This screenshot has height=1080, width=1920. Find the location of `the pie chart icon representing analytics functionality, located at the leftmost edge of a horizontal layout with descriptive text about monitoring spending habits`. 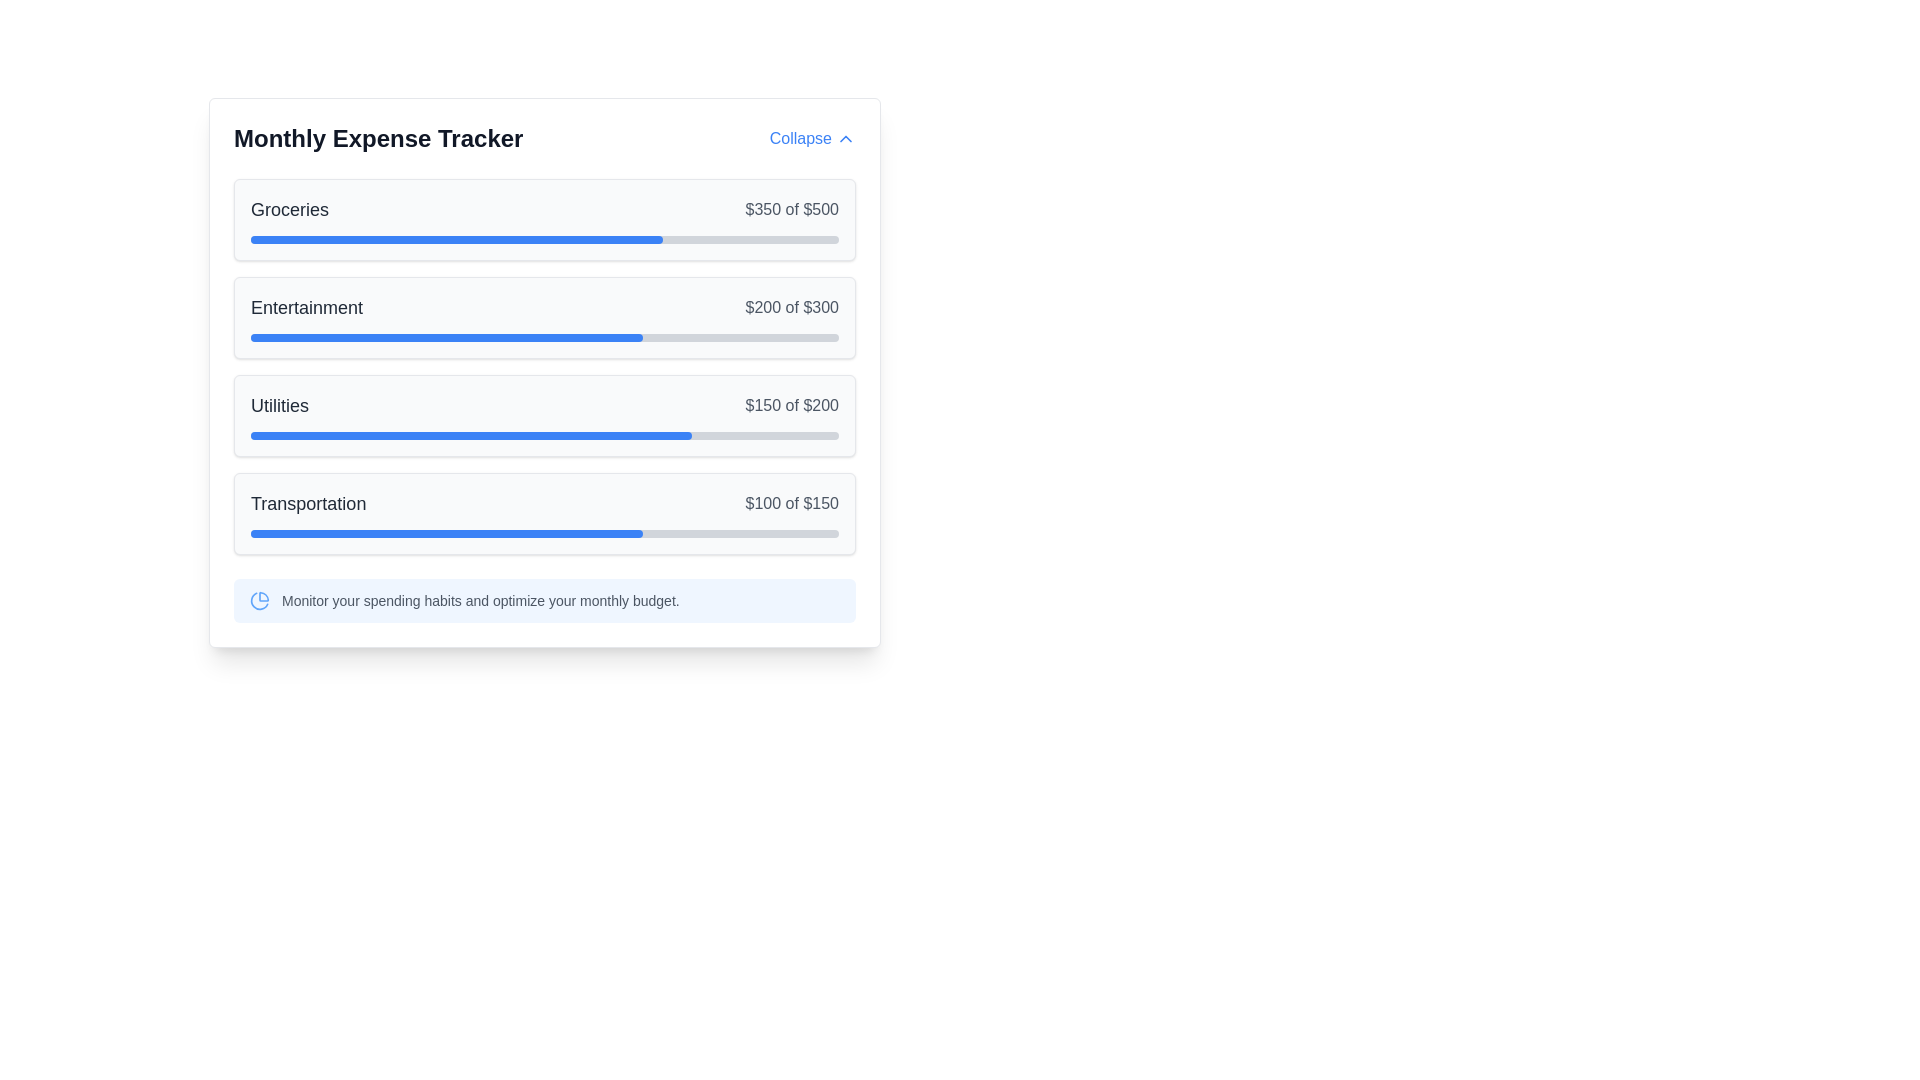

the pie chart icon representing analytics functionality, located at the leftmost edge of a horizontal layout with descriptive text about monitoring spending habits is located at coordinates (258, 600).